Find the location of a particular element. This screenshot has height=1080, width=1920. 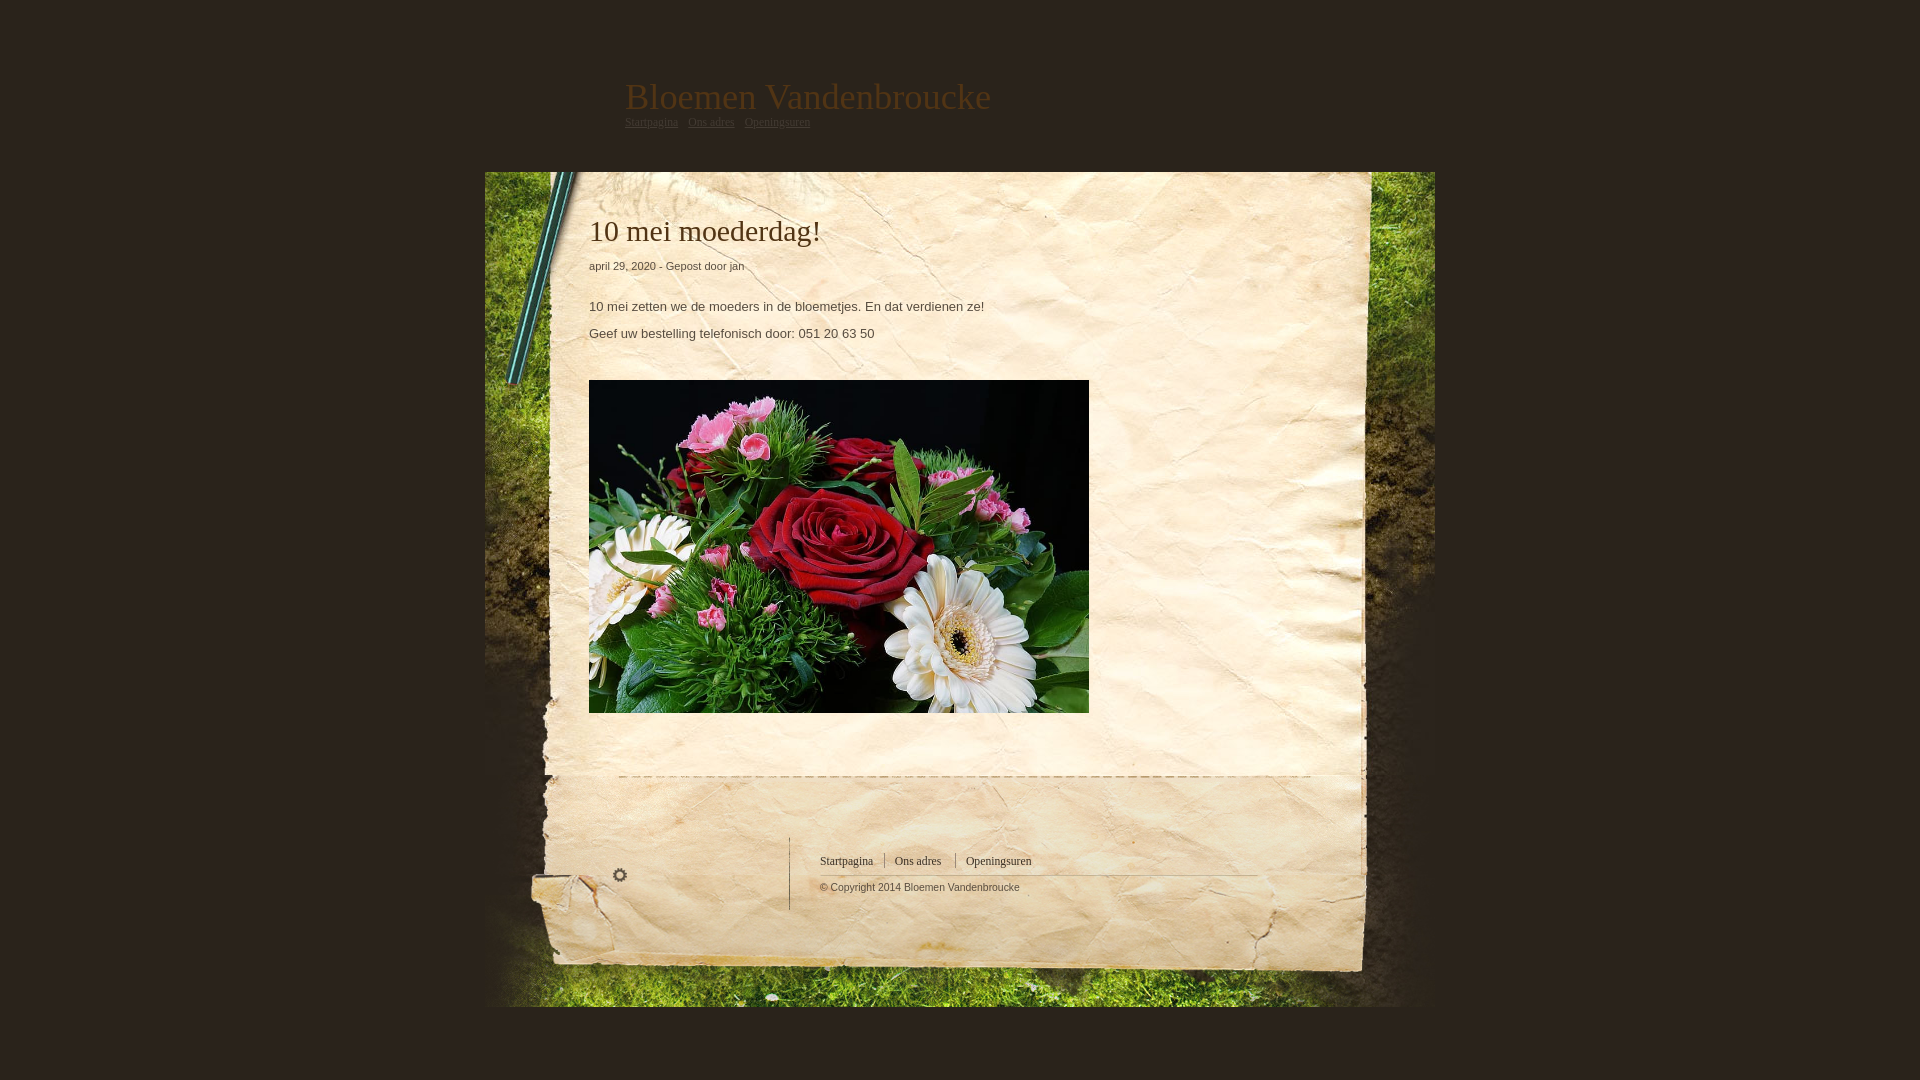

'Openingsuren' is located at coordinates (776, 122).